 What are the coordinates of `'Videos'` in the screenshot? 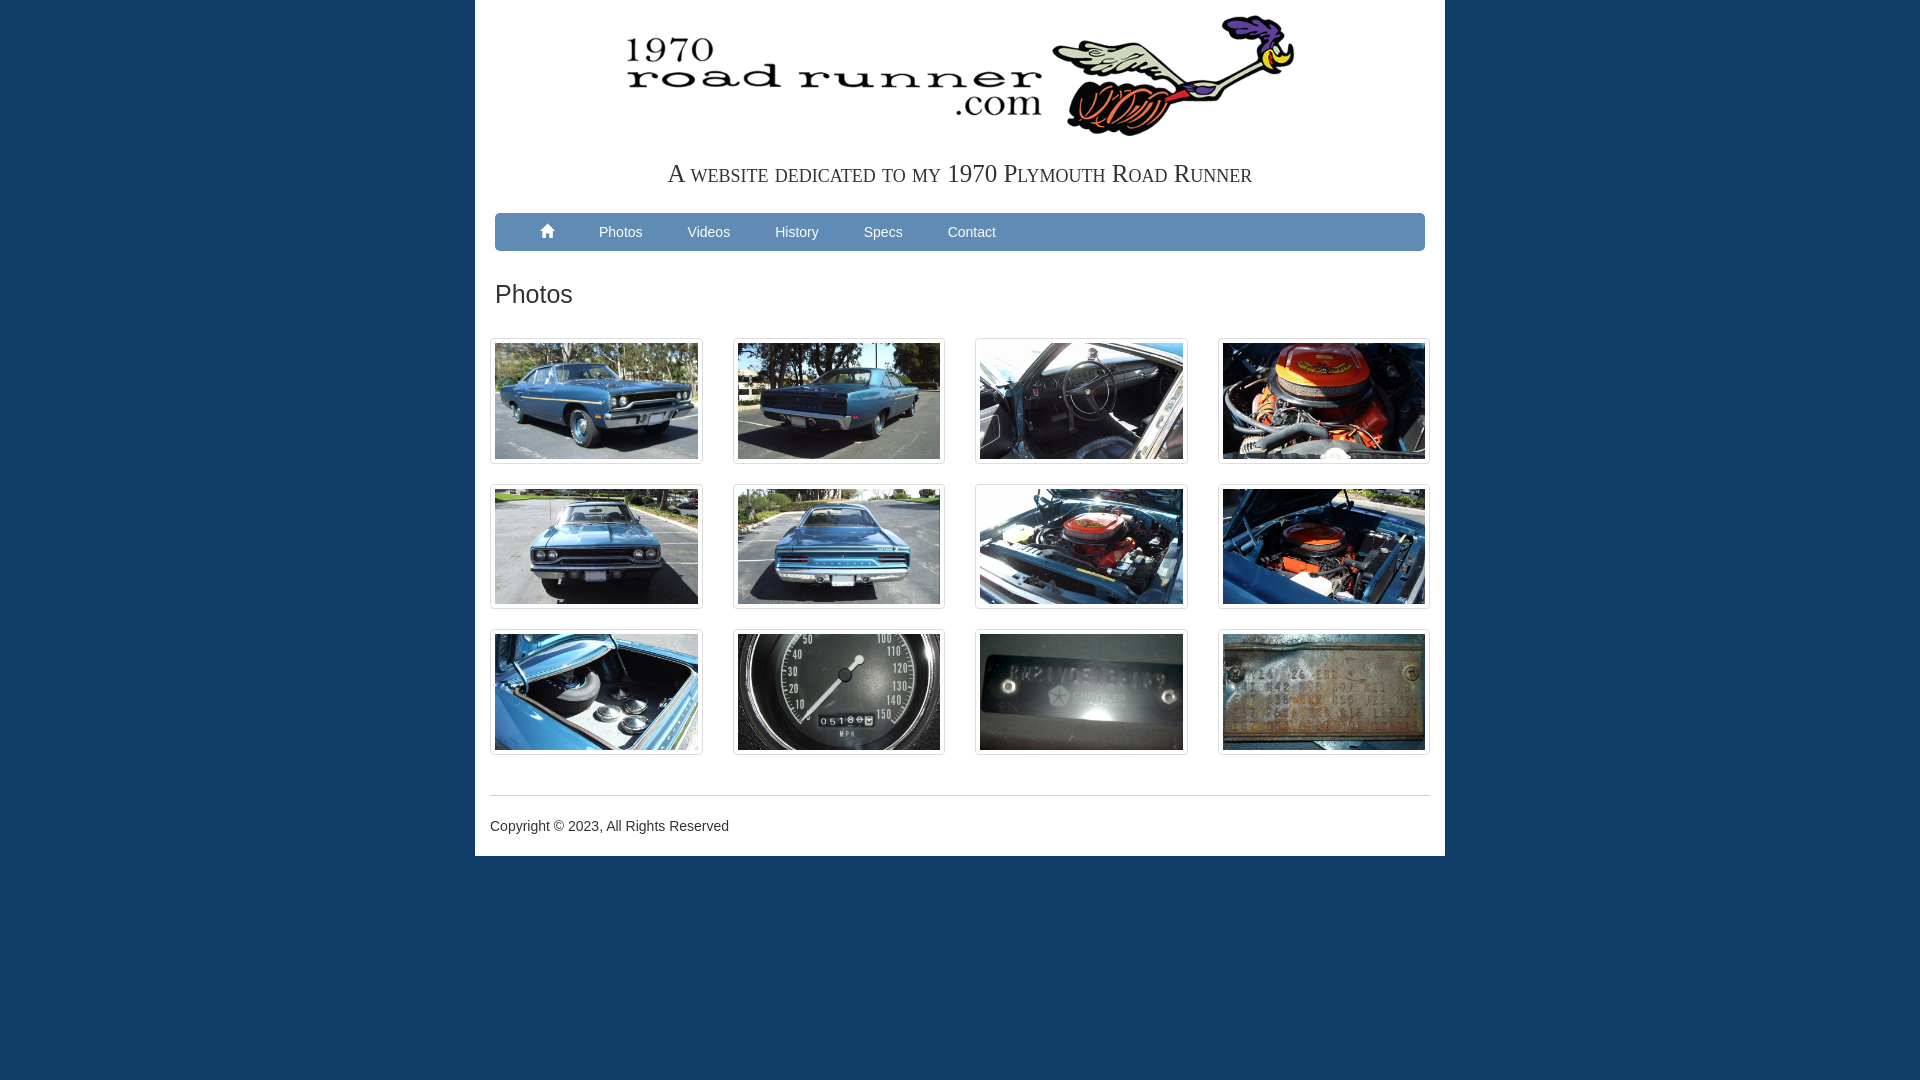 It's located at (709, 230).